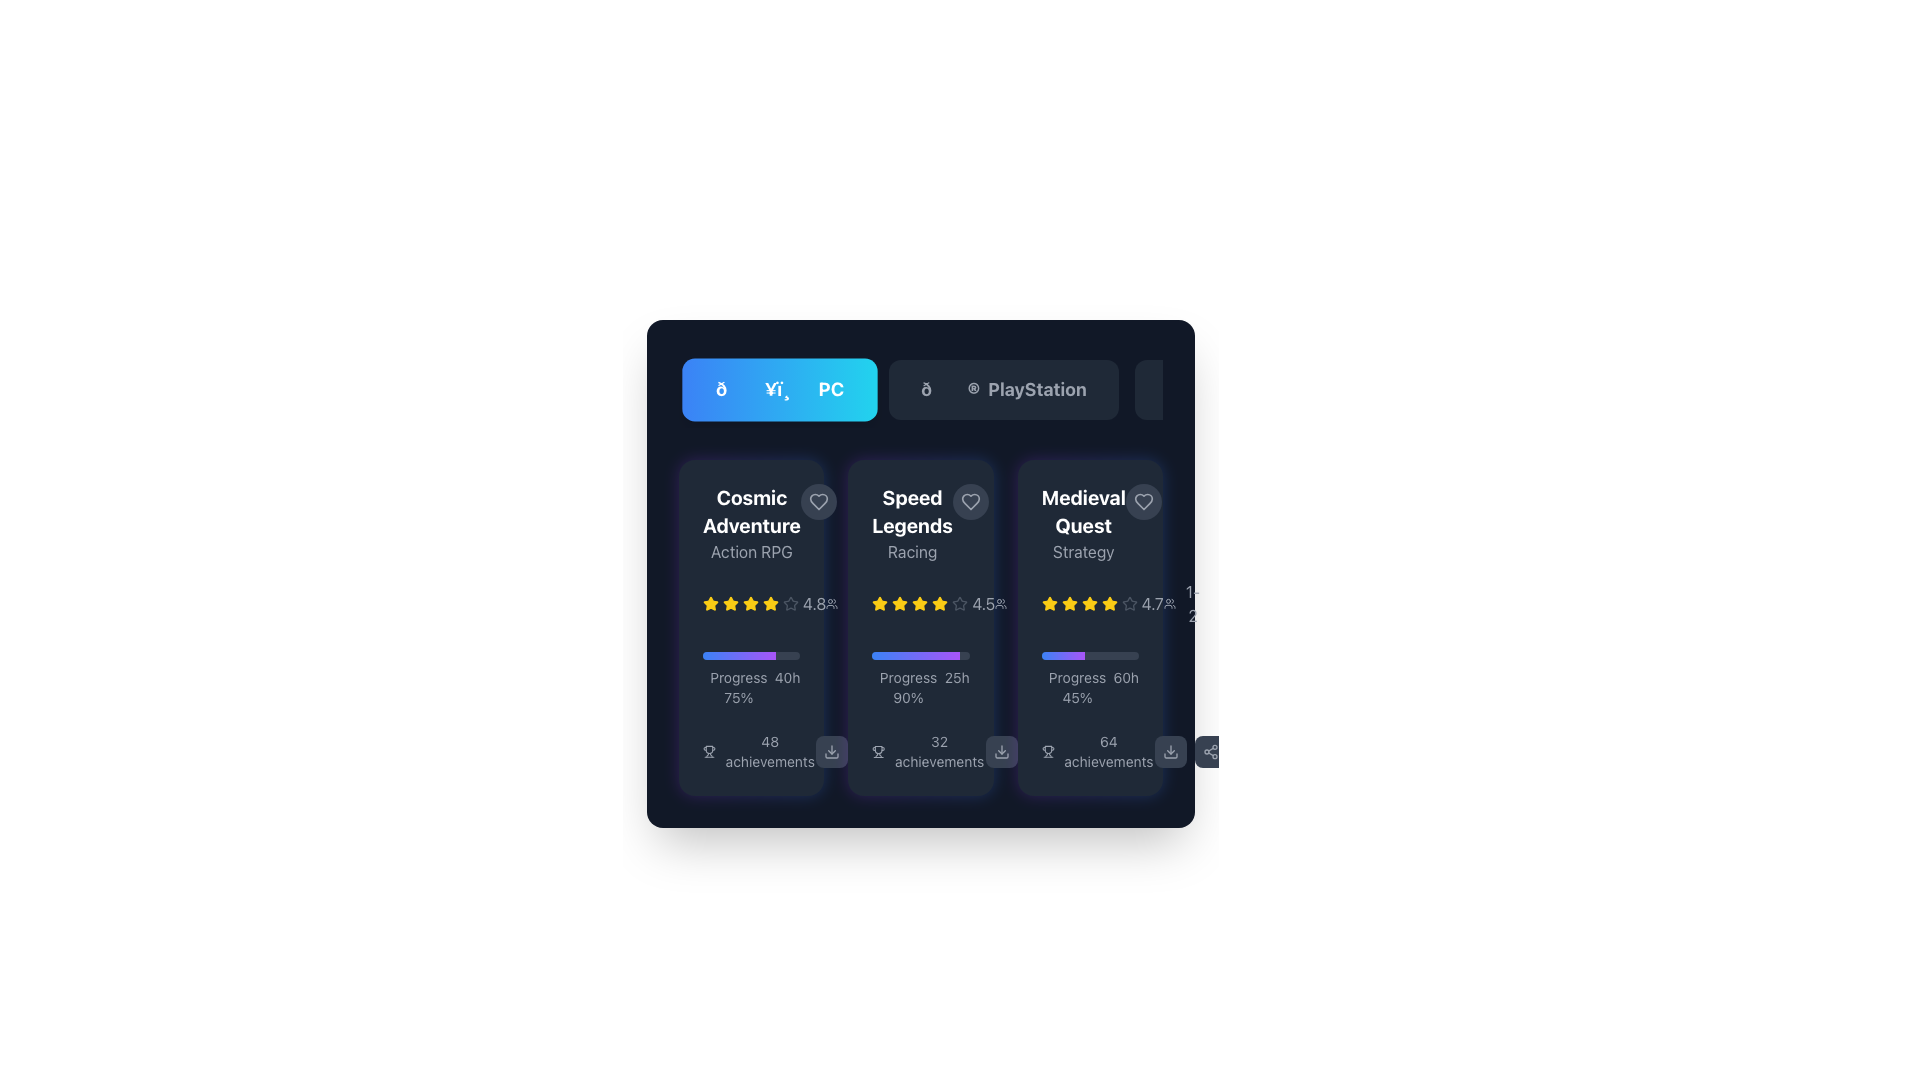 Image resolution: width=1920 pixels, height=1080 pixels. What do you see at coordinates (779, 389) in the screenshot?
I see `the blue to cyan gradient button labeled 'PC' with an emoji` at bounding box center [779, 389].